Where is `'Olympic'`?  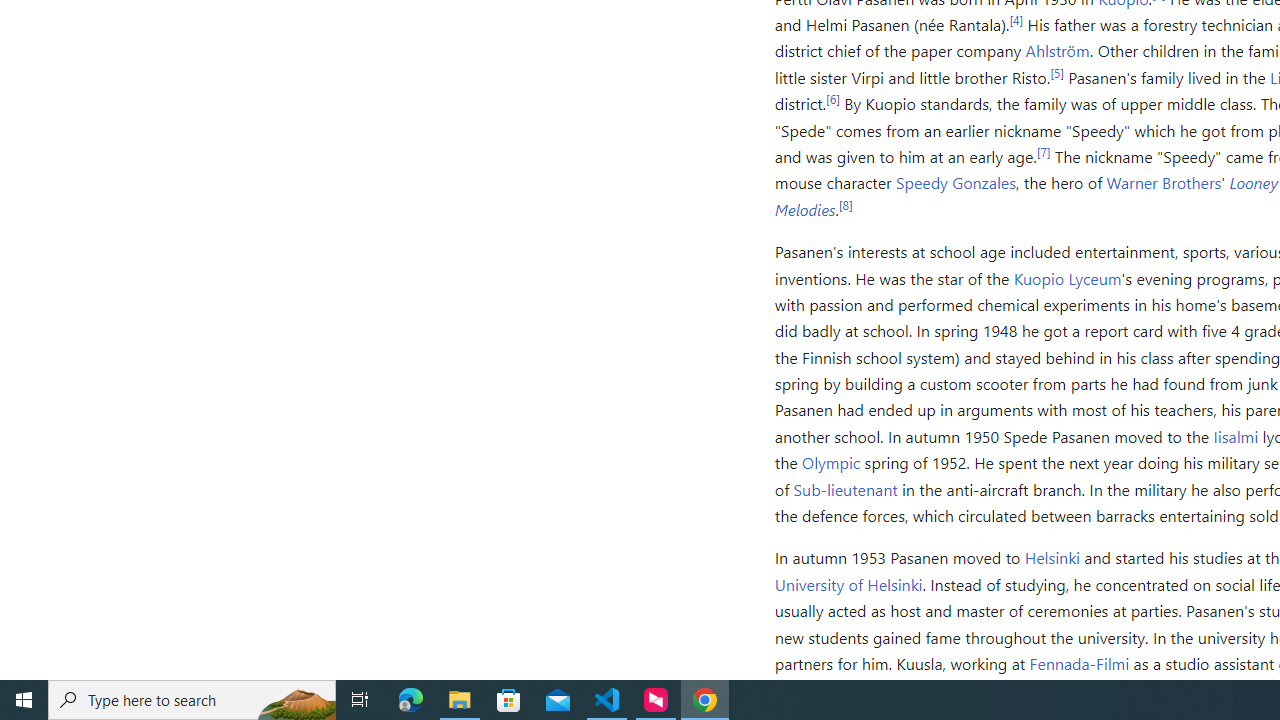
'Olympic' is located at coordinates (832, 462).